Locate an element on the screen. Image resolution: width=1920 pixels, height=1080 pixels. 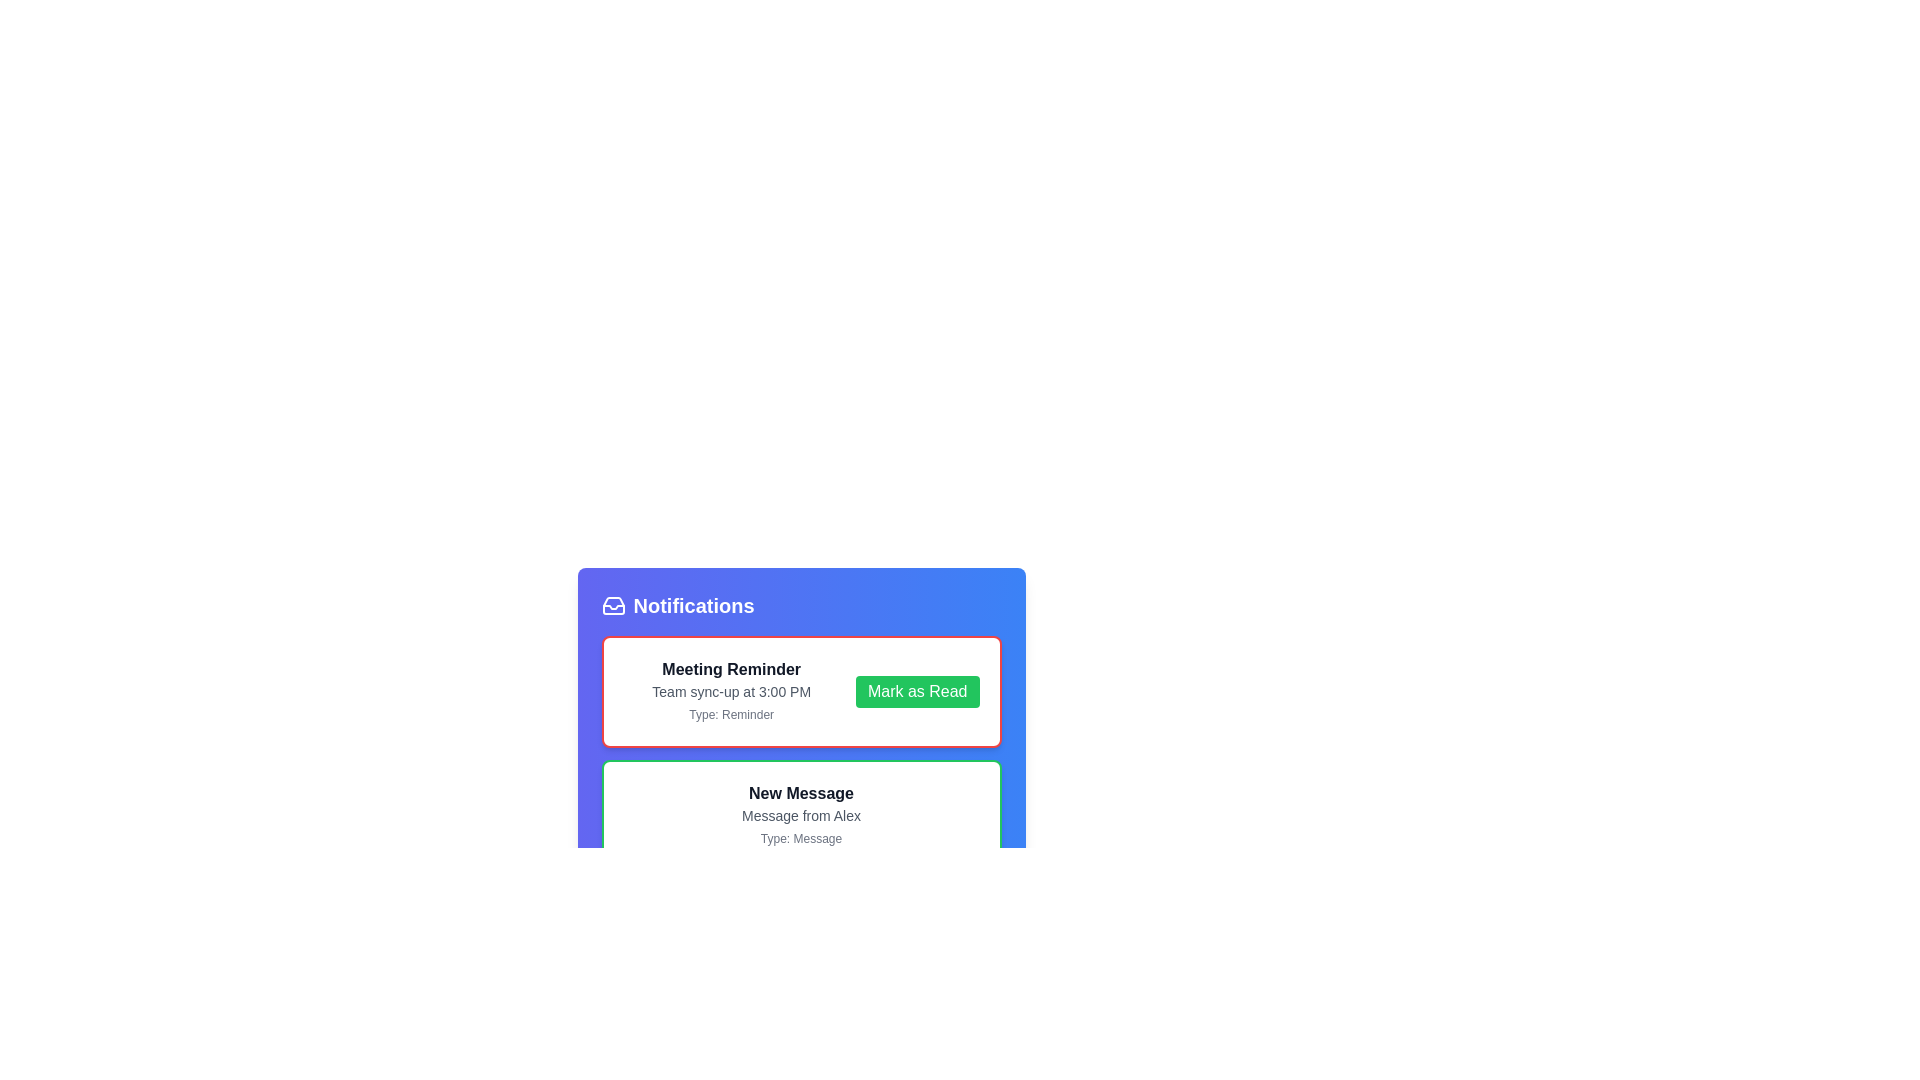
informational text about the scheduled activity or meeting time located beneath the 'Meeting Reminder' text and above the 'Type: Reminder' text in the notification panel is located at coordinates (730, 690).